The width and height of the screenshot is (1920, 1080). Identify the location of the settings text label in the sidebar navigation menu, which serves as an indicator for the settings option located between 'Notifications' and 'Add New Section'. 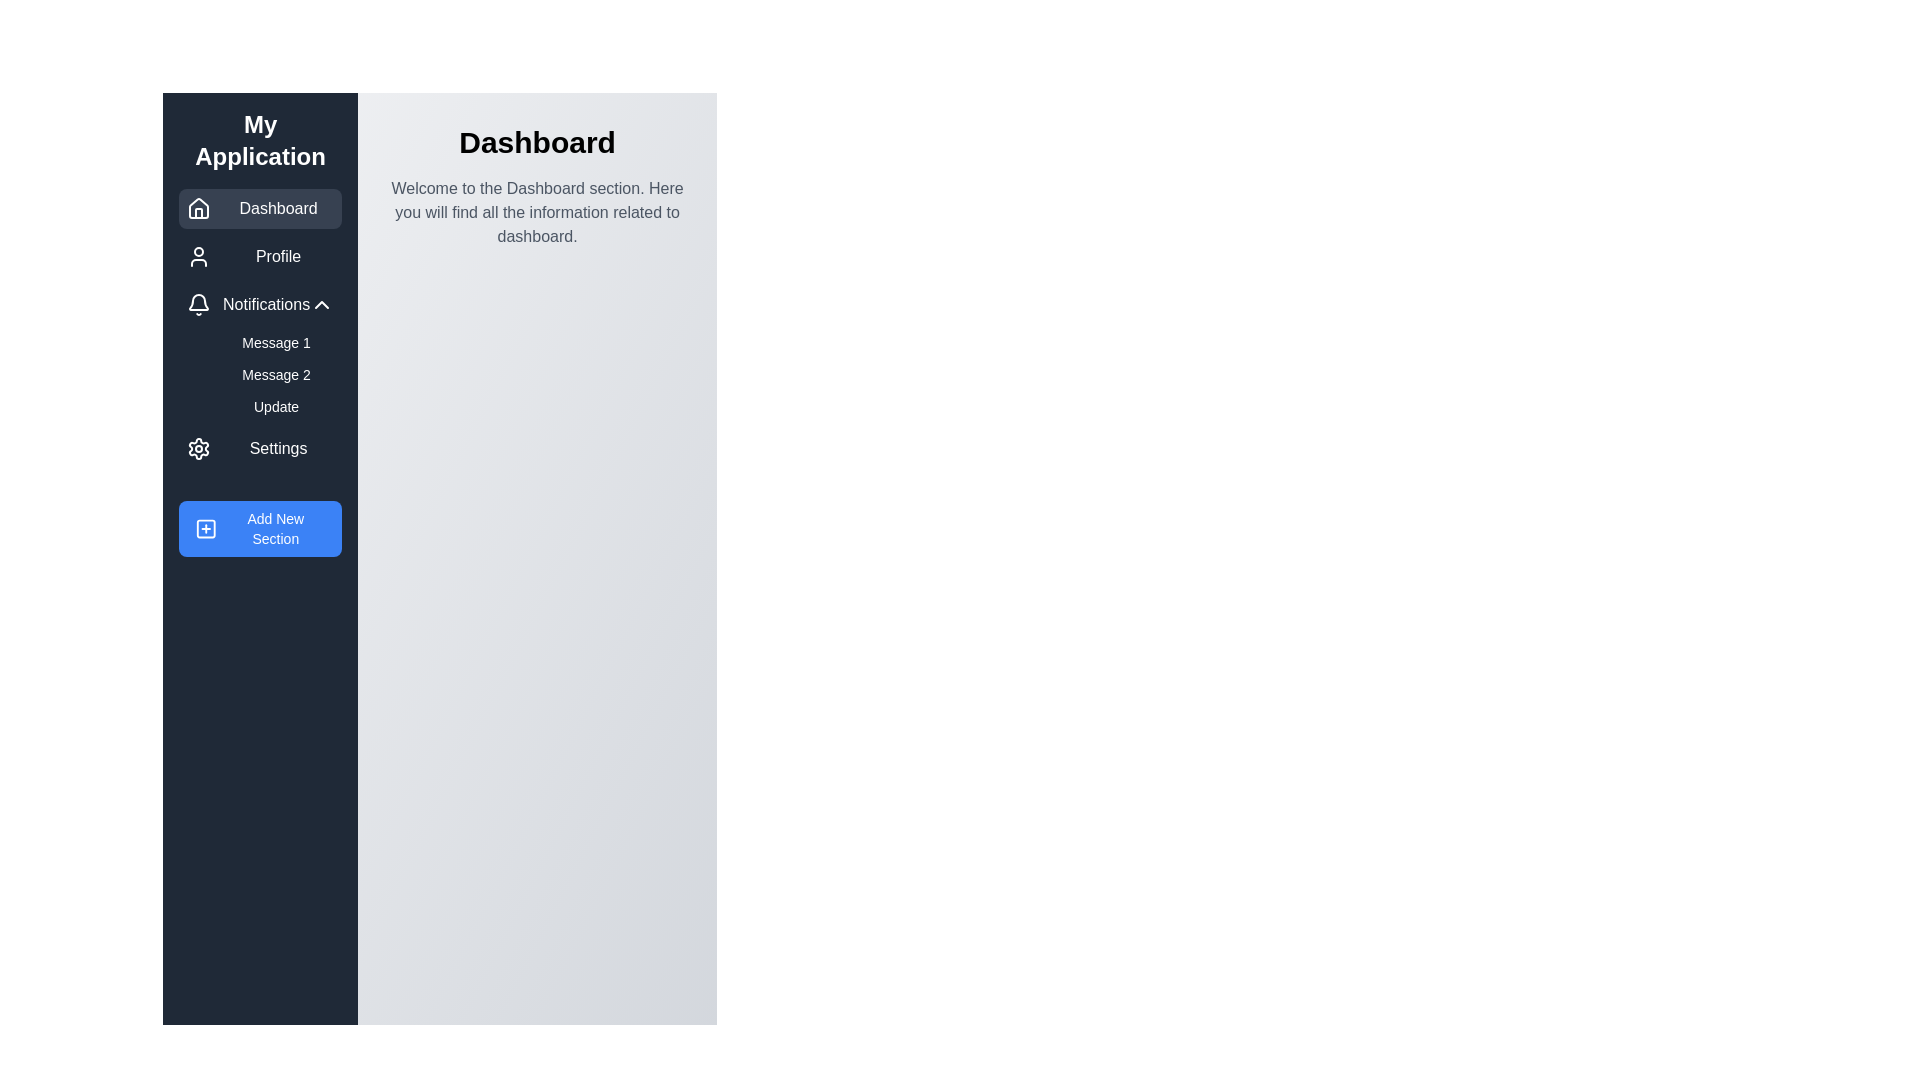
(277, 447).